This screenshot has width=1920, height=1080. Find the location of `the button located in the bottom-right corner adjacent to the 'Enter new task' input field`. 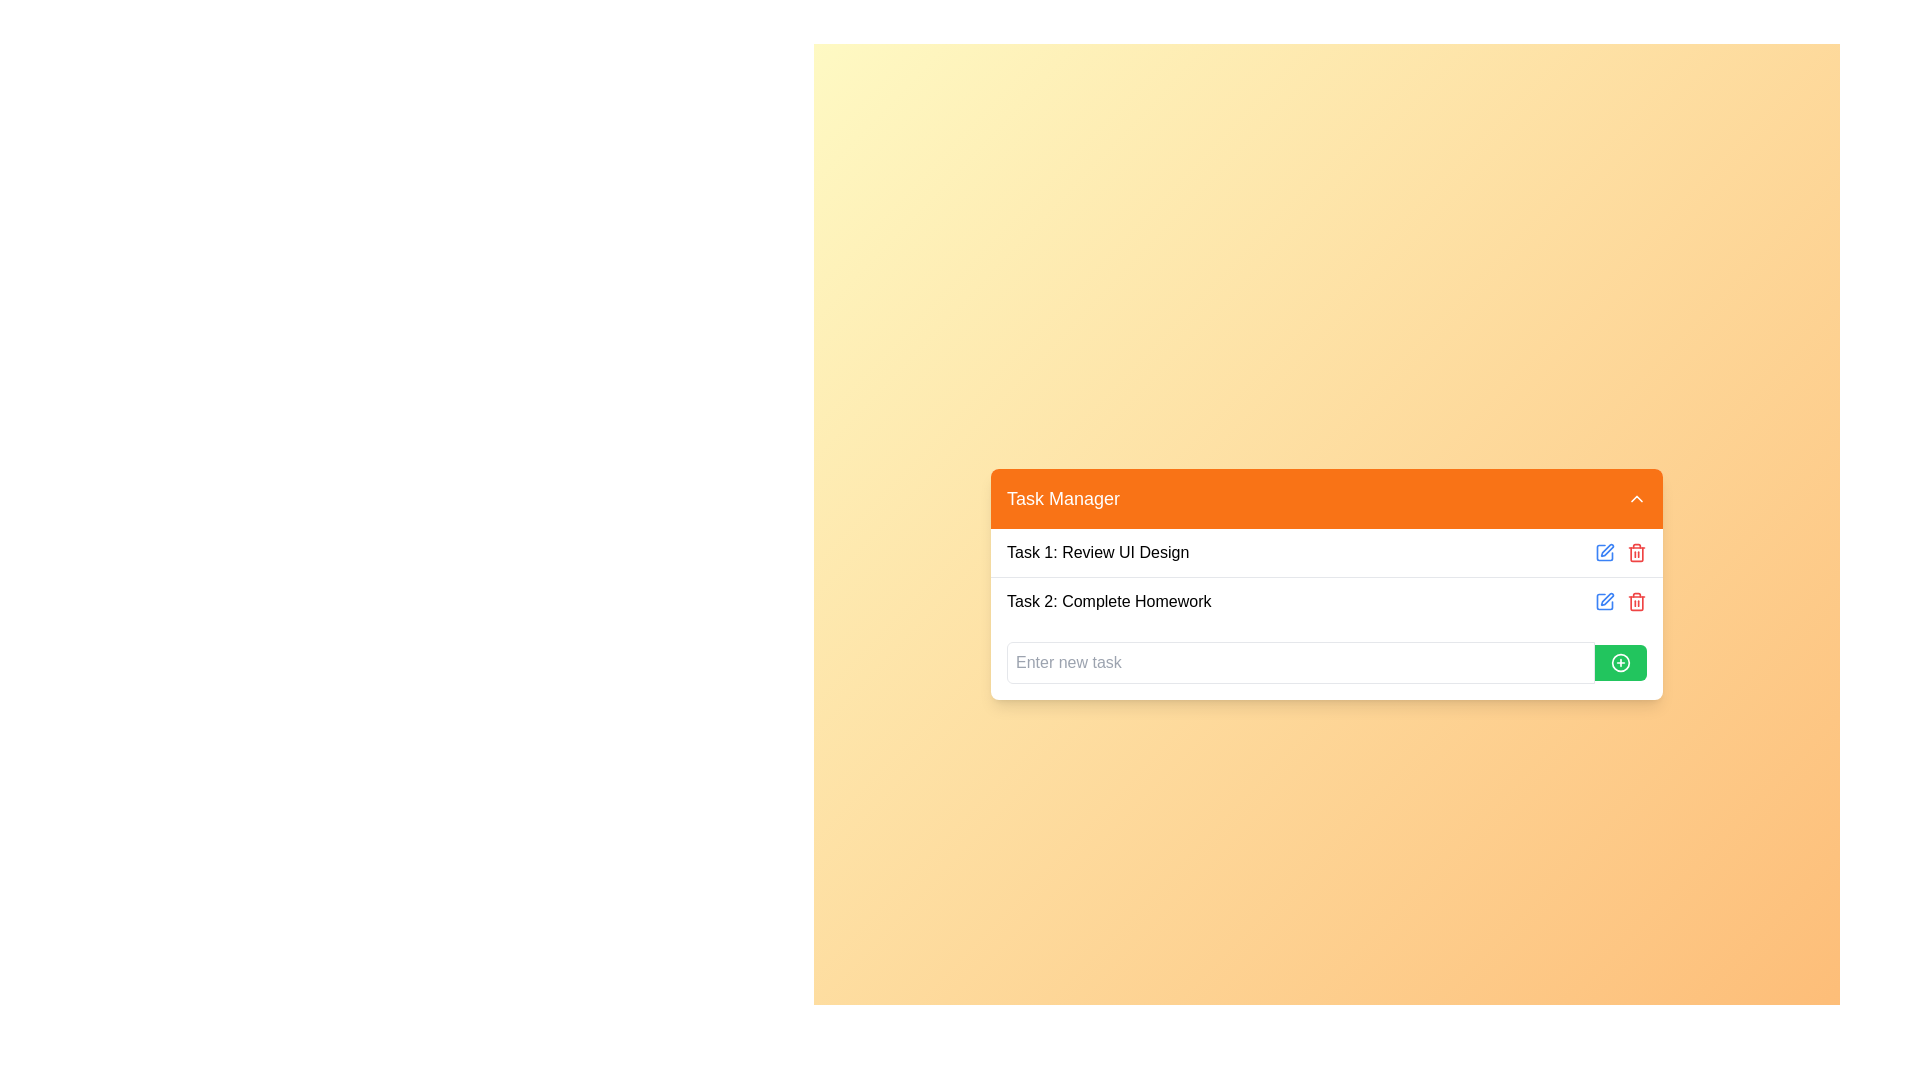

the button located in the bottom-right corner adjacent to the 'Enter new task' input field is located at coordinates (1621, 662).